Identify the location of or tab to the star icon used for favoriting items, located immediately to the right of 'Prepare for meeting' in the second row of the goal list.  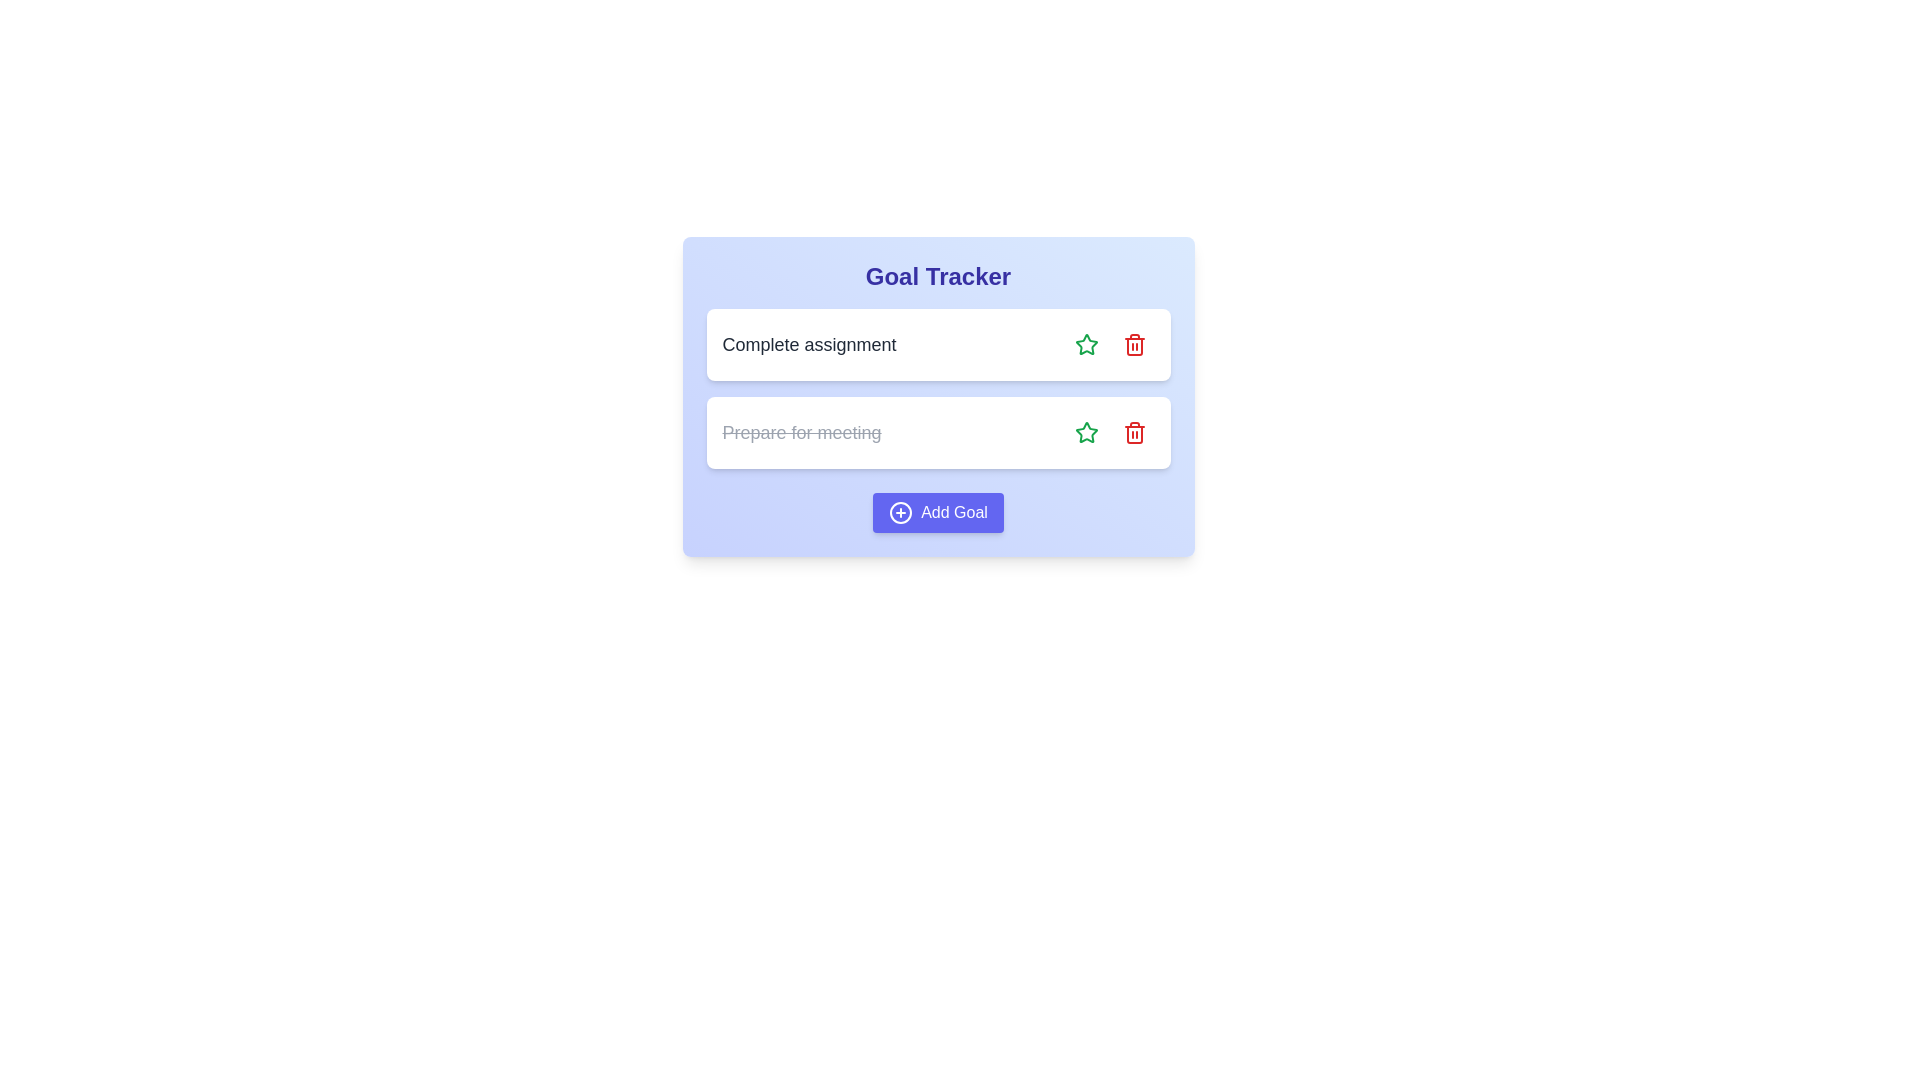
(1085, 431).